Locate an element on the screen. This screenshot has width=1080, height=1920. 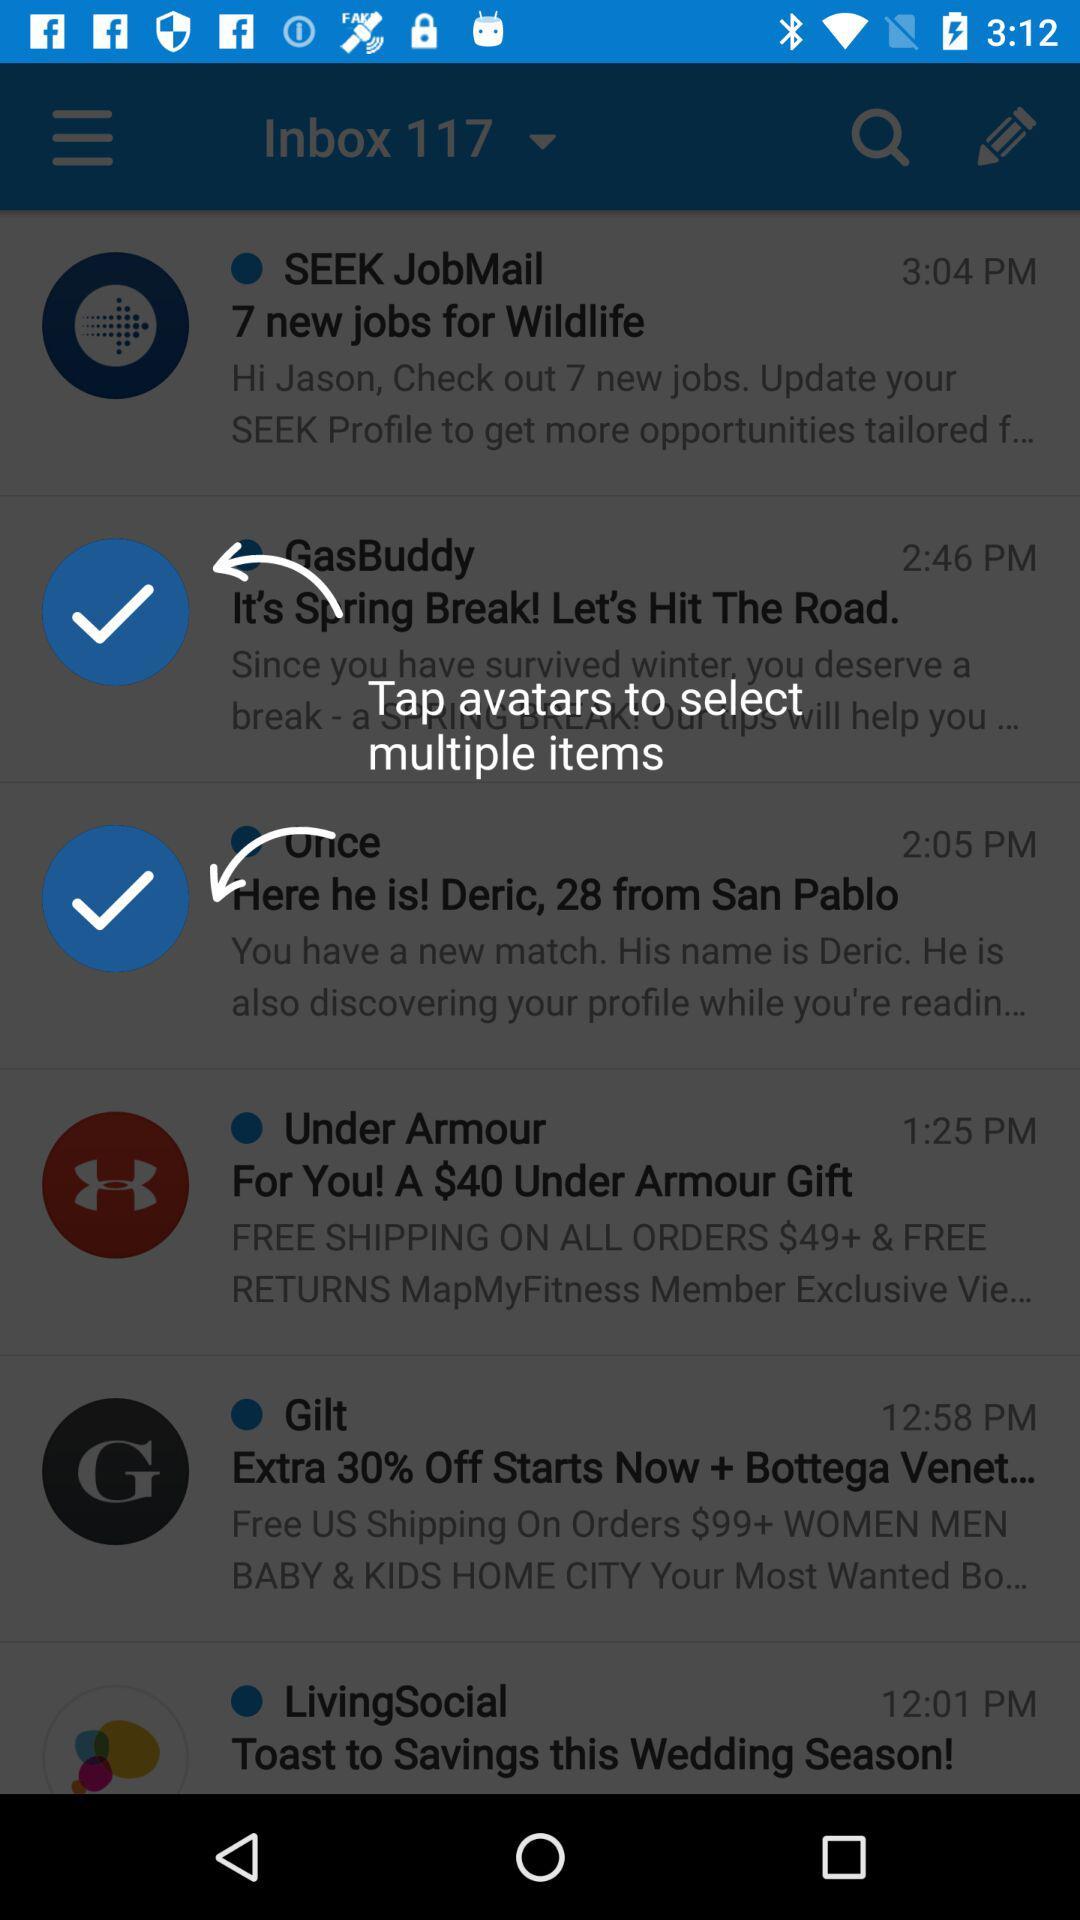
advertisement is located at coordinates (115, 897).